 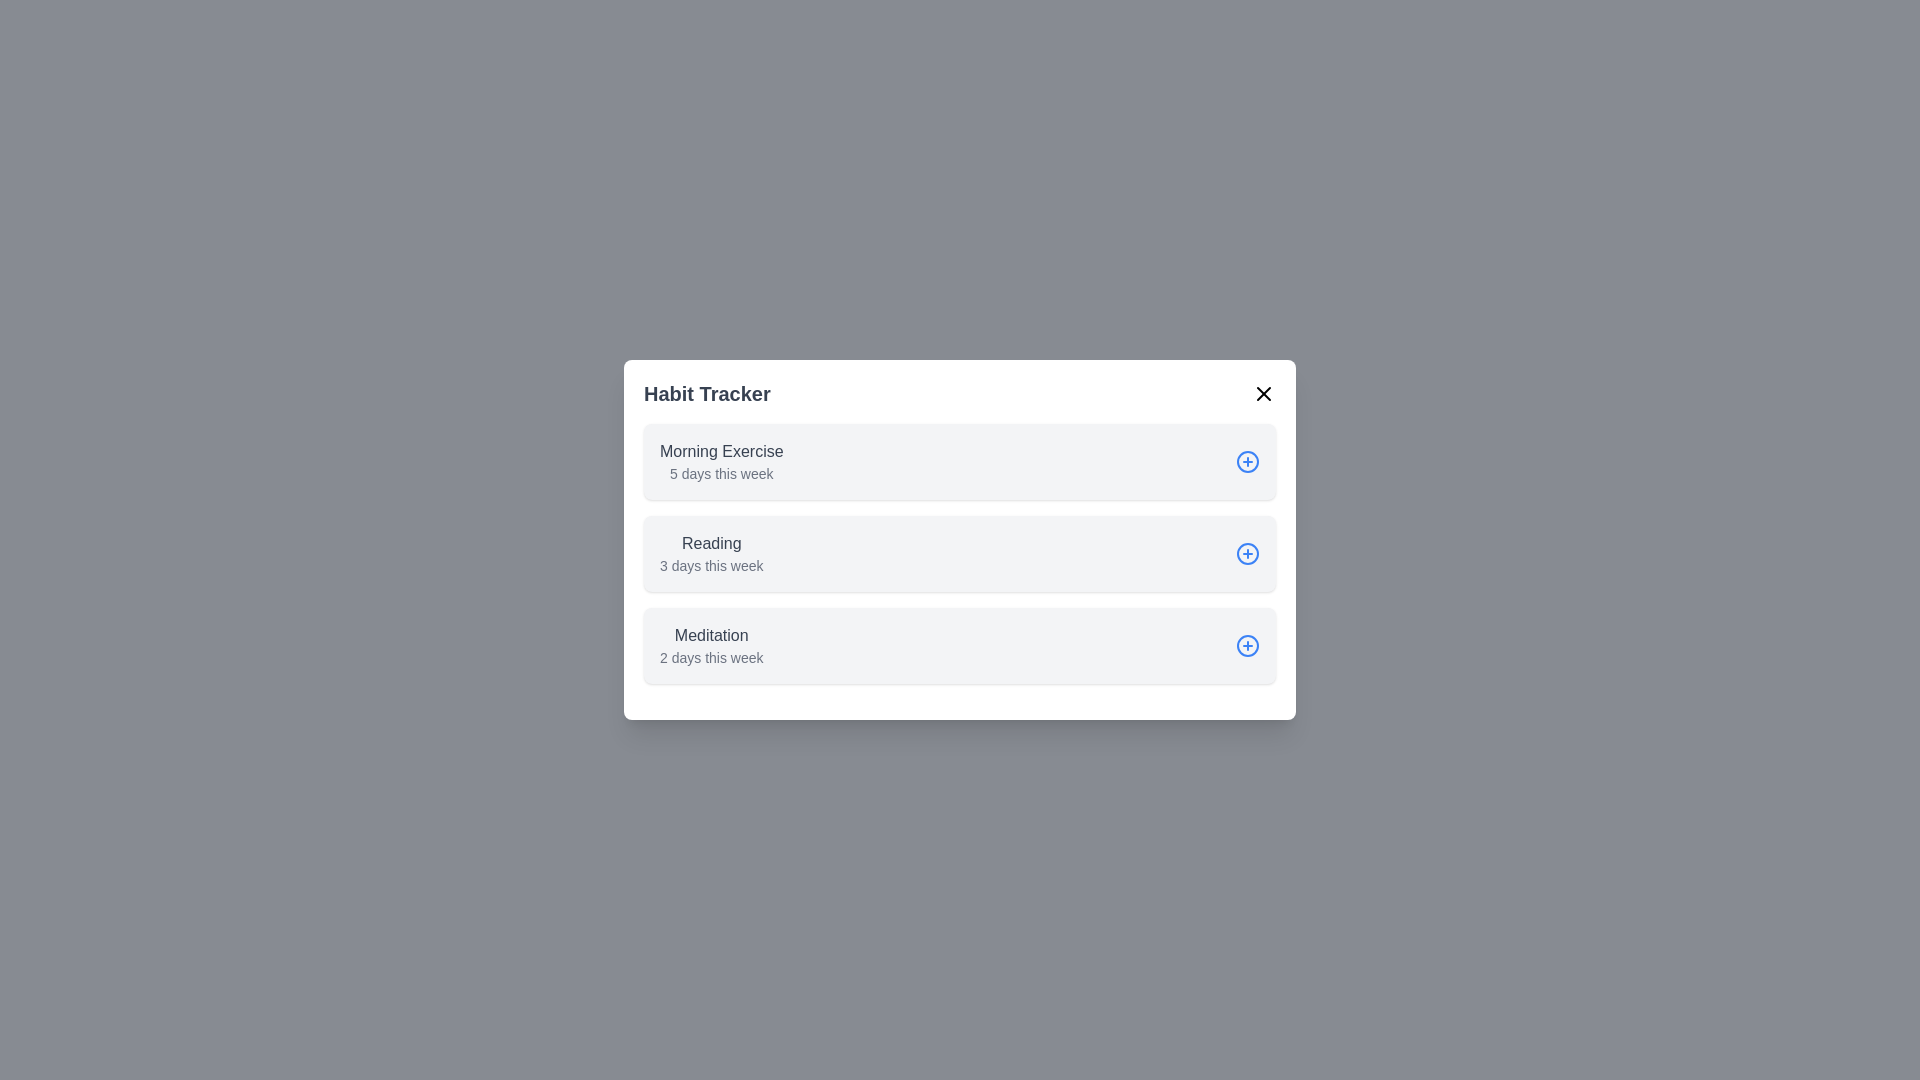 I want to click on the Meditation list item to inspect its details, so click(x=711, y=645).